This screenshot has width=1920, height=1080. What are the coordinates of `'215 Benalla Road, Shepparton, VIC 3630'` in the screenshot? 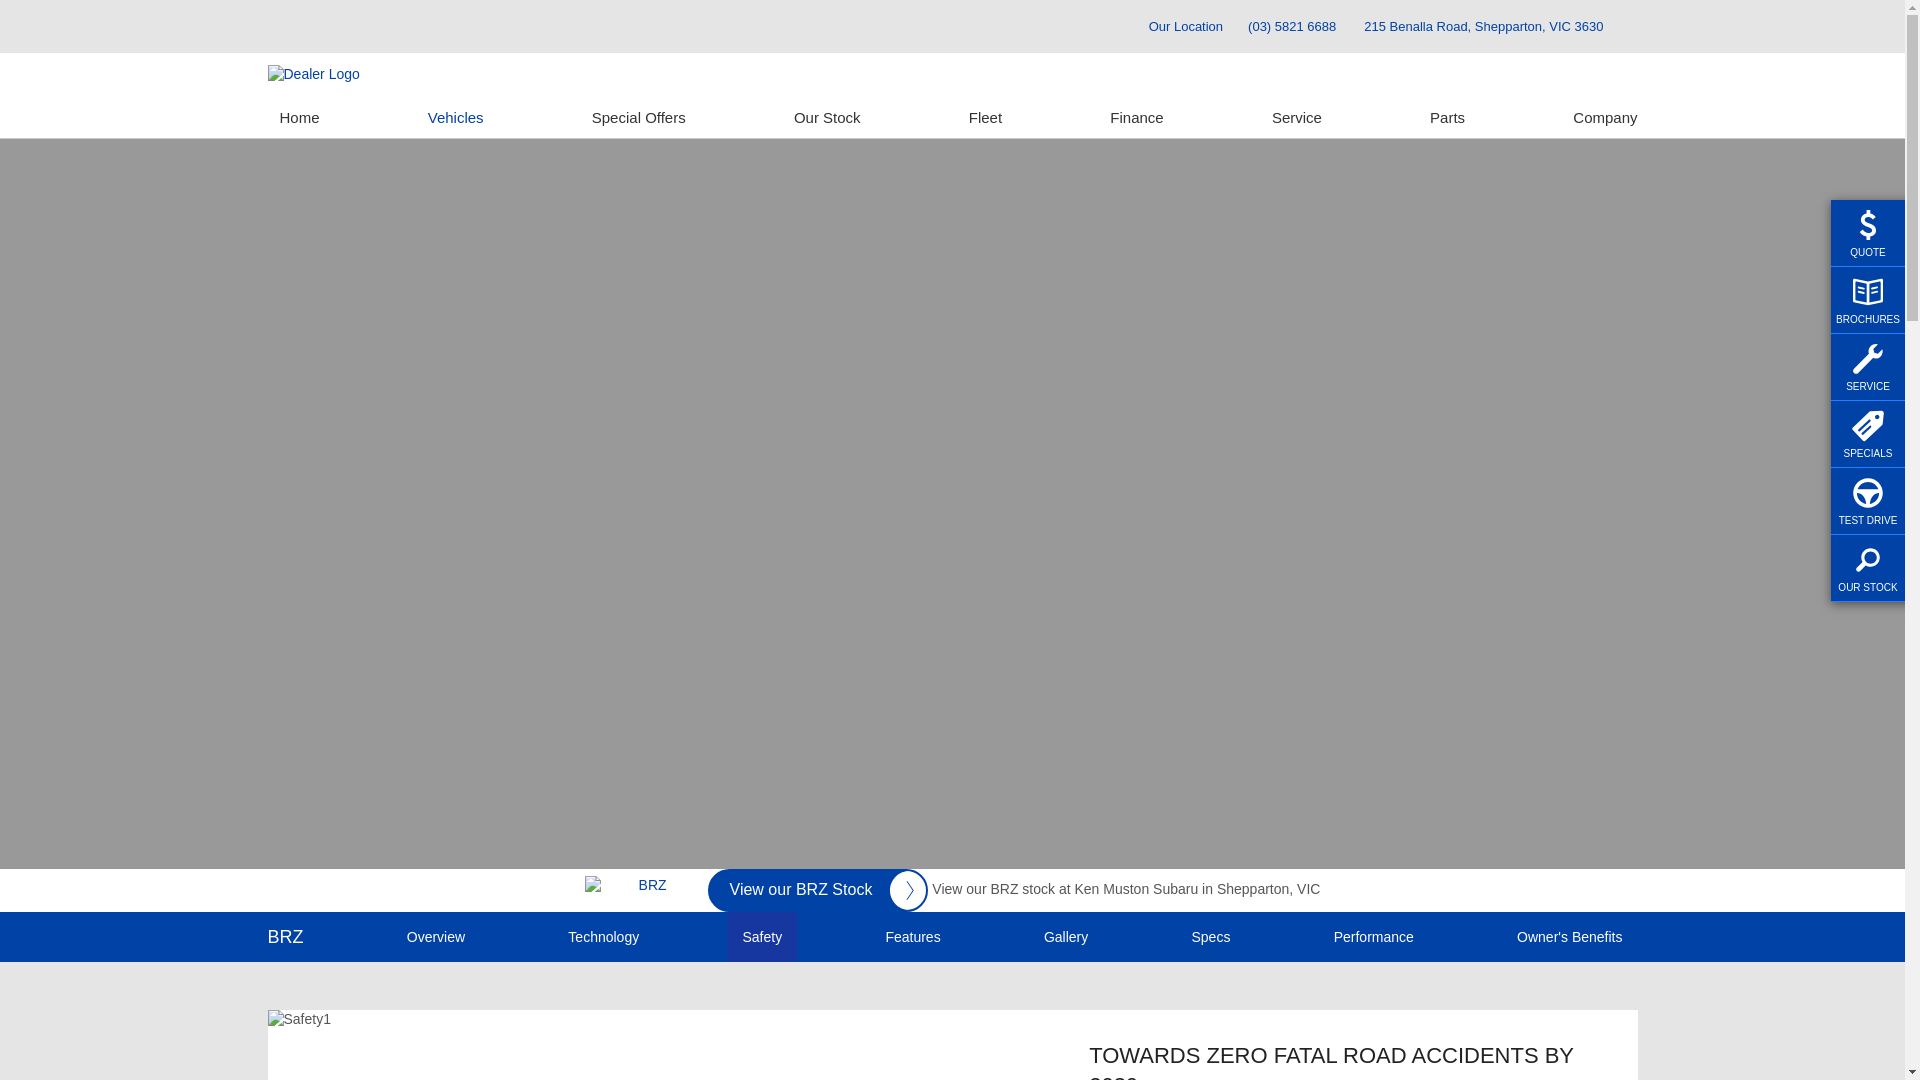 It's located at (1483, 26).